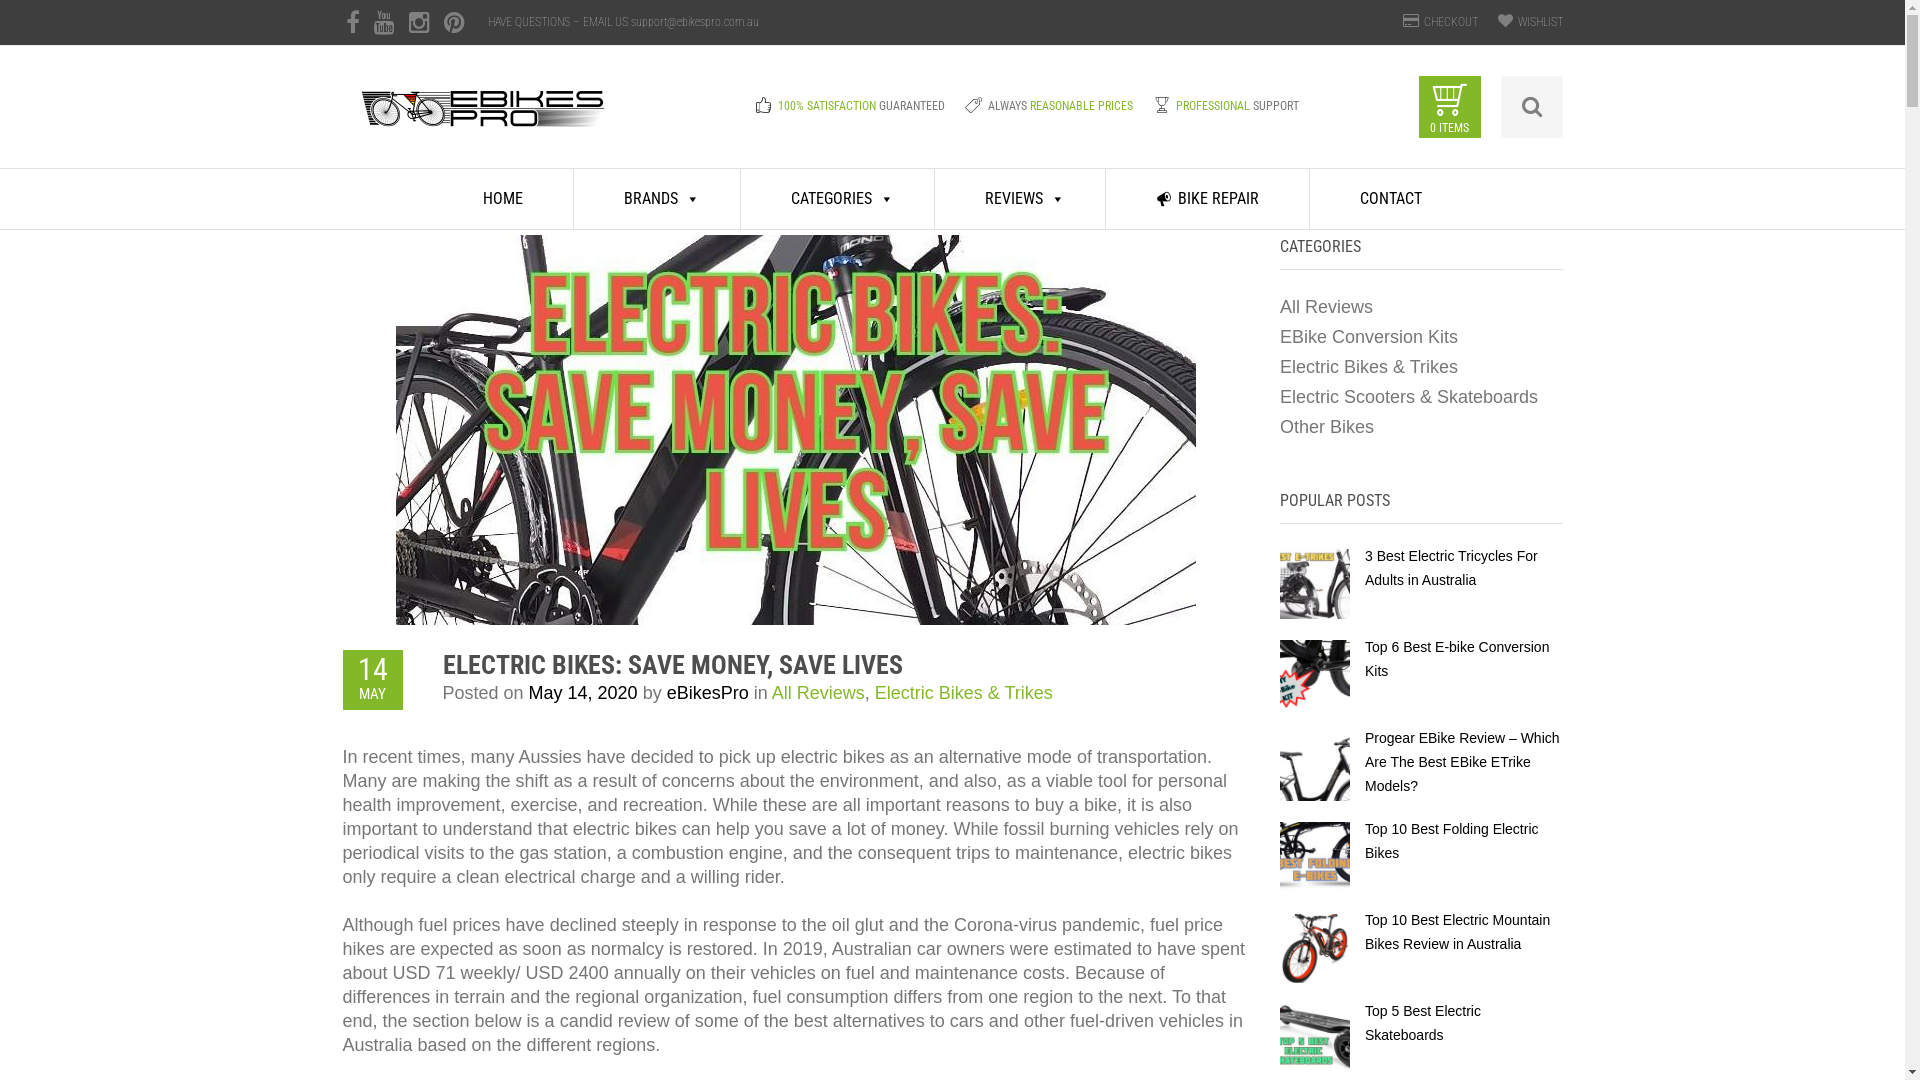 Image resolution: width=1920 pixels, height=1080 pixels. I want to click on 'eBikesPro', so click(708, 692).